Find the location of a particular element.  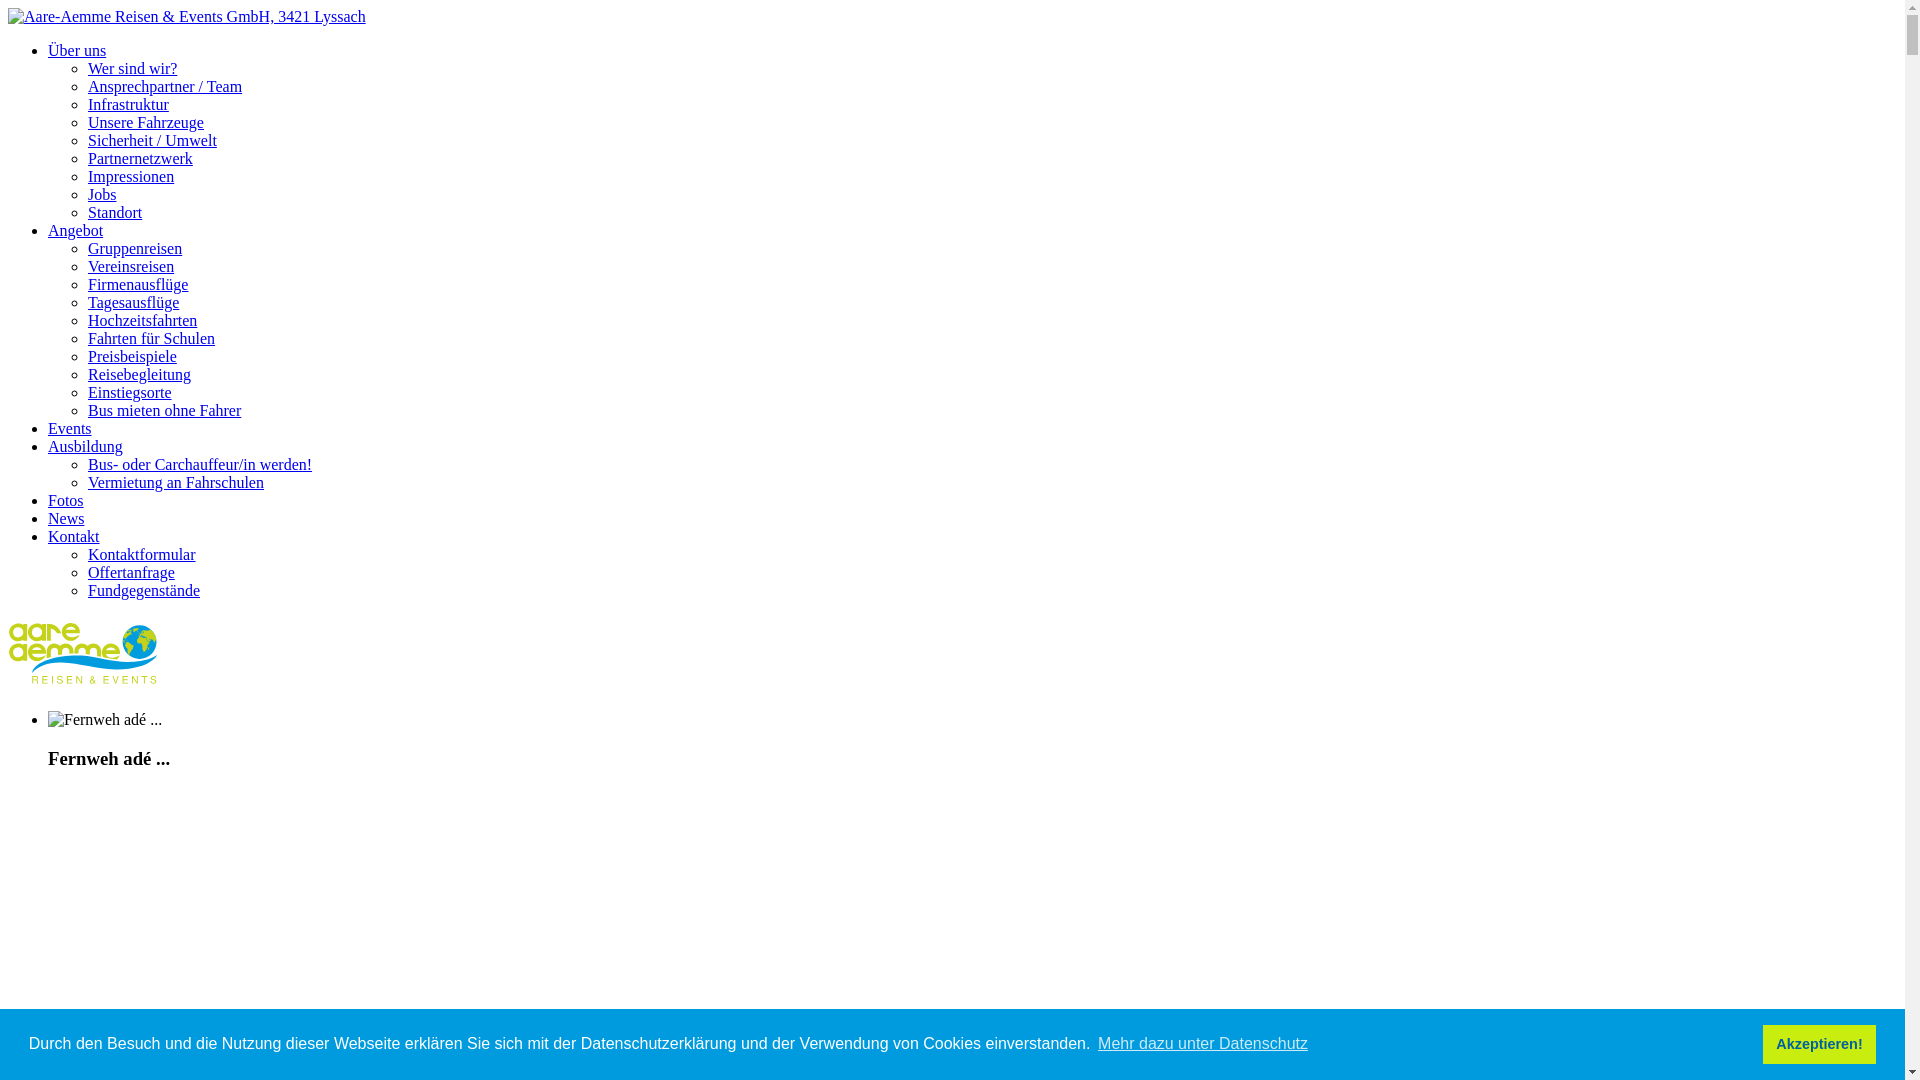

'Bus mieten ohne Fahrer' is located at coordinates (164, 409).